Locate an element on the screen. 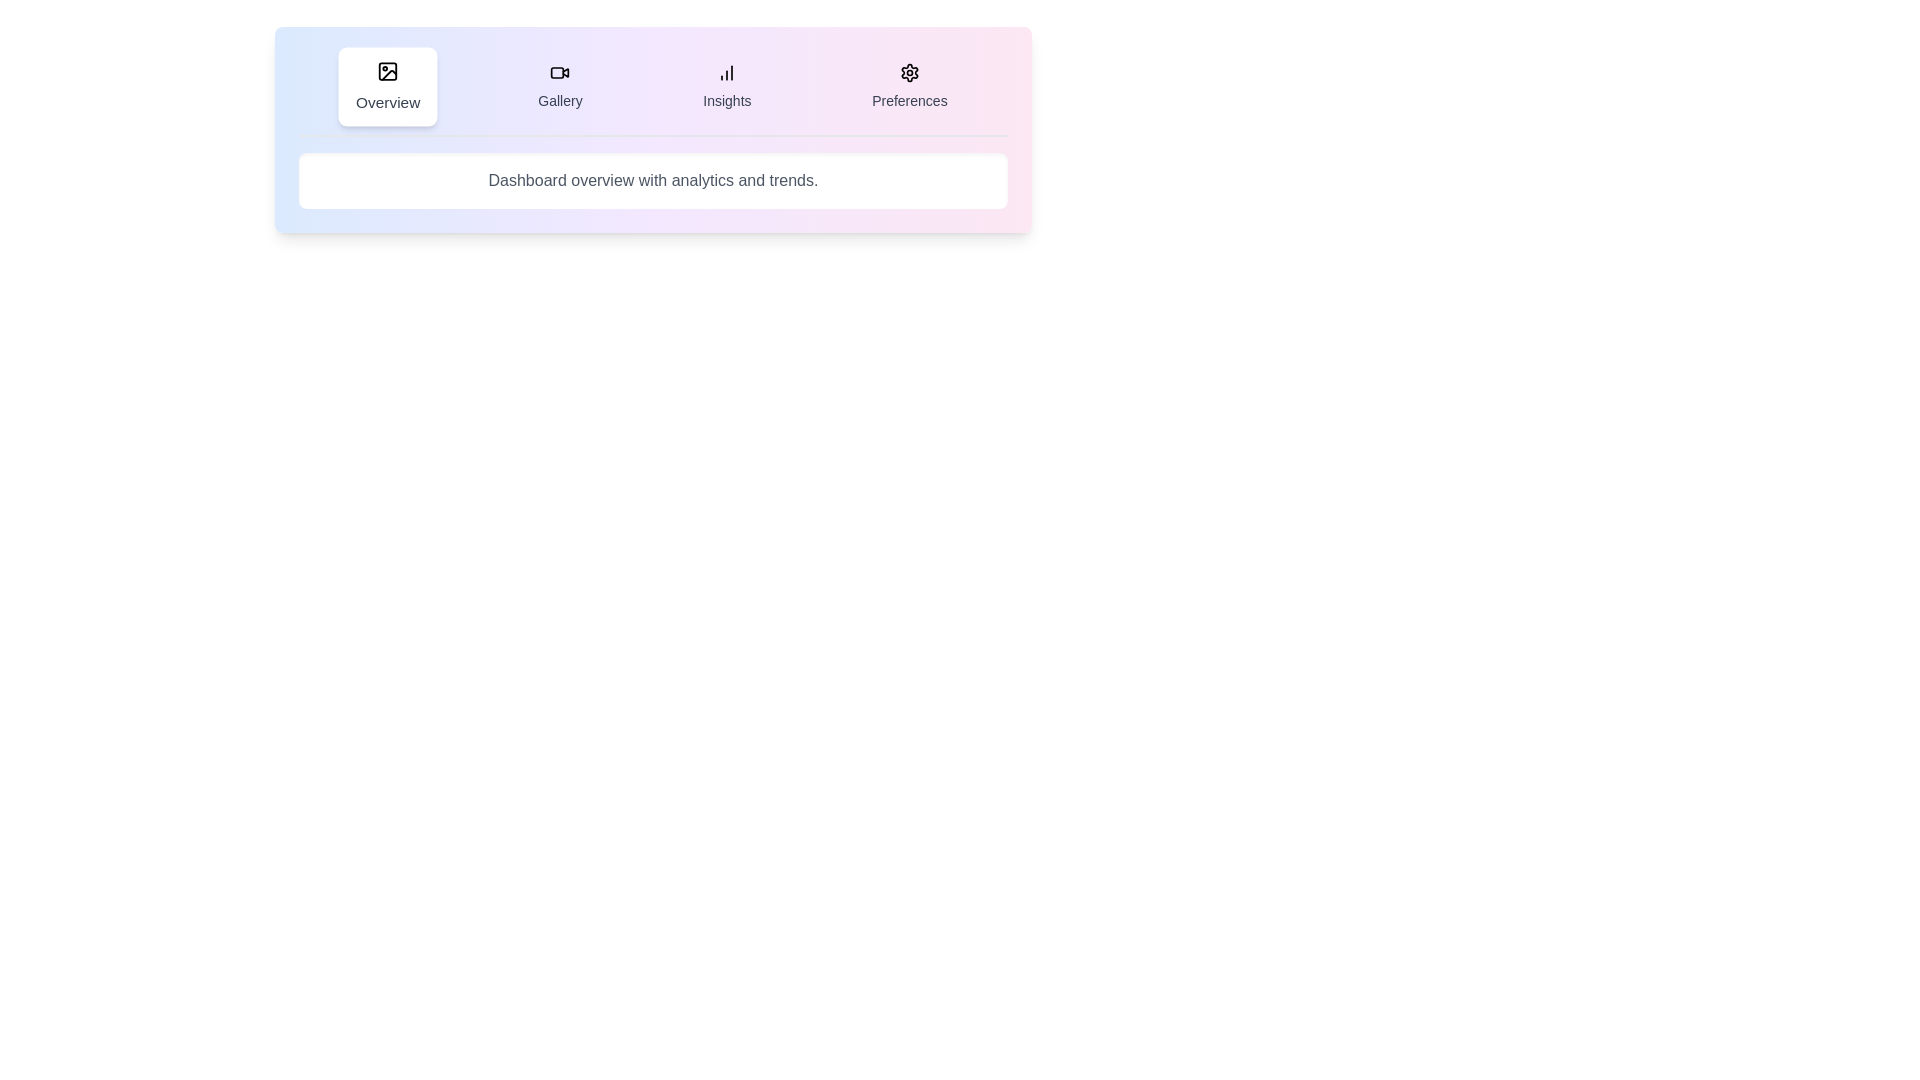 The image size is (1920, 1080). the tab labeled 'Gallery' to observe its hover effect is located at coordinates (560, 86).